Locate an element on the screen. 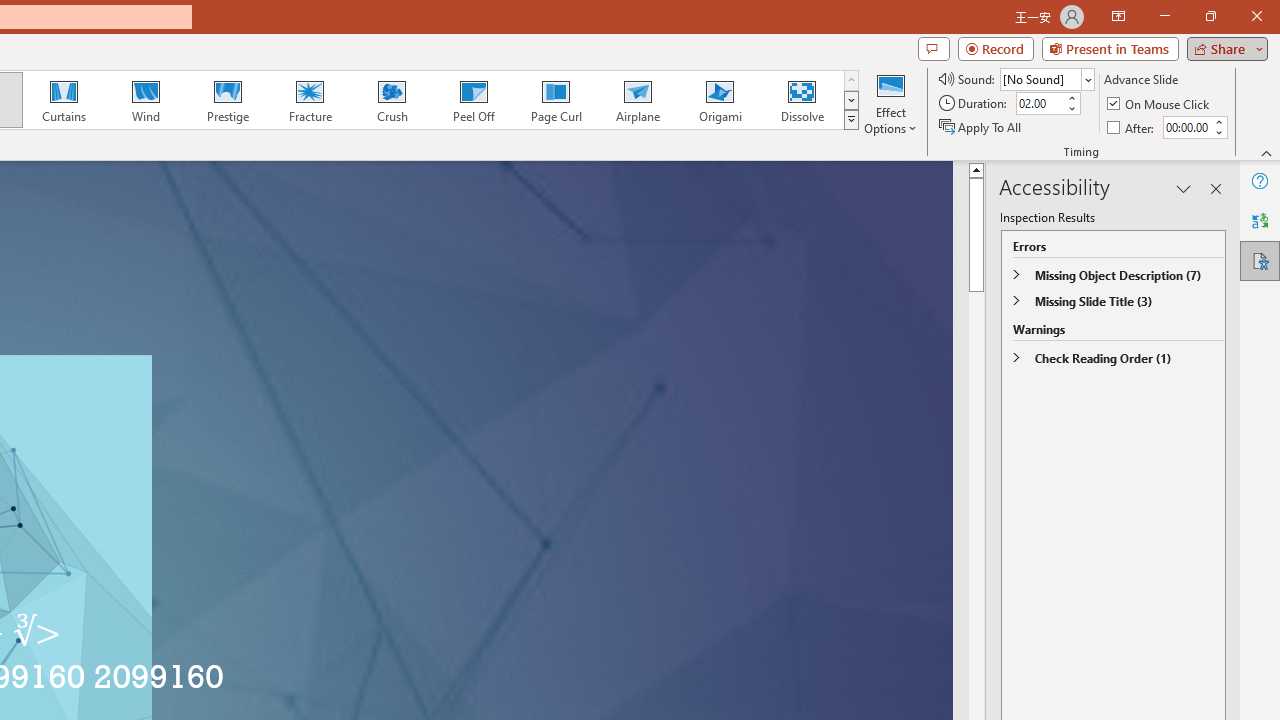  'Wind' is located at coordinates (144, 100).